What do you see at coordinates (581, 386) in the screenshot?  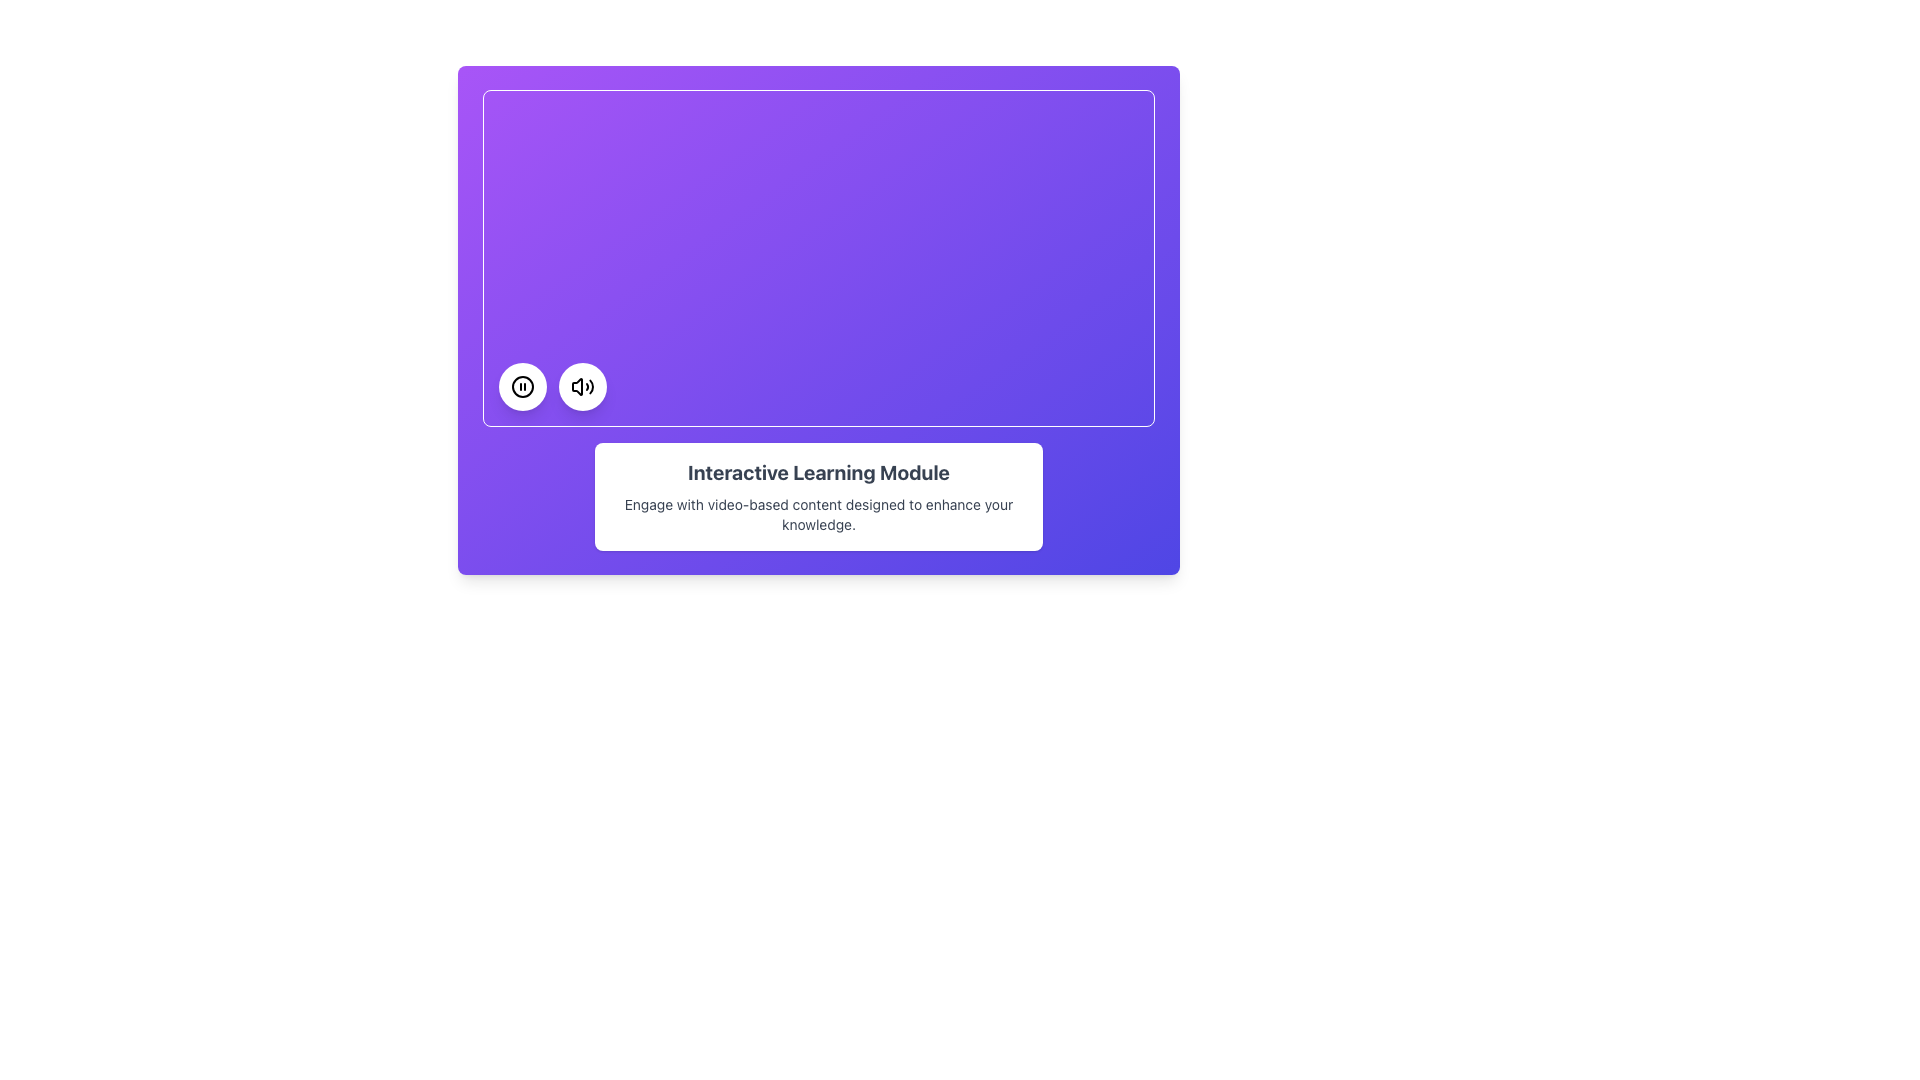 I see `the speaker icon with sound waves located inside the white circular button at the bottom-right corner of the purple content area` at bounding box center [581, 386].